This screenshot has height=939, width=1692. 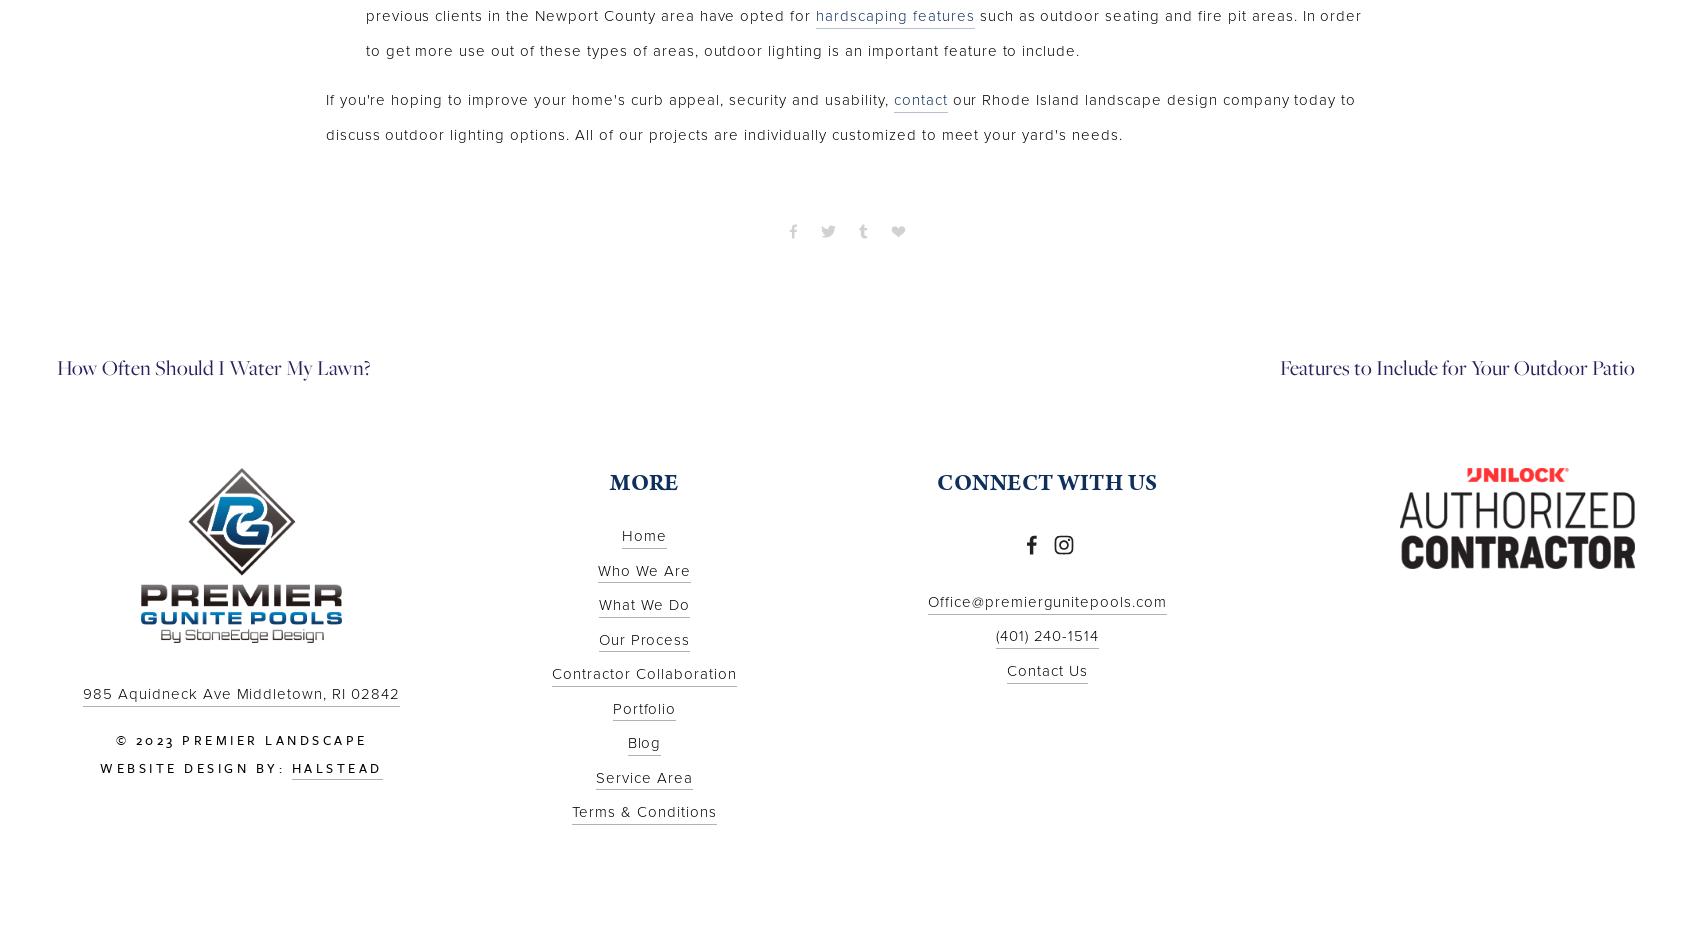 What do you see at coordinates (894, 15) in the screenshot?
I see `'hardscaping features'` at bounding box center [894, 15].